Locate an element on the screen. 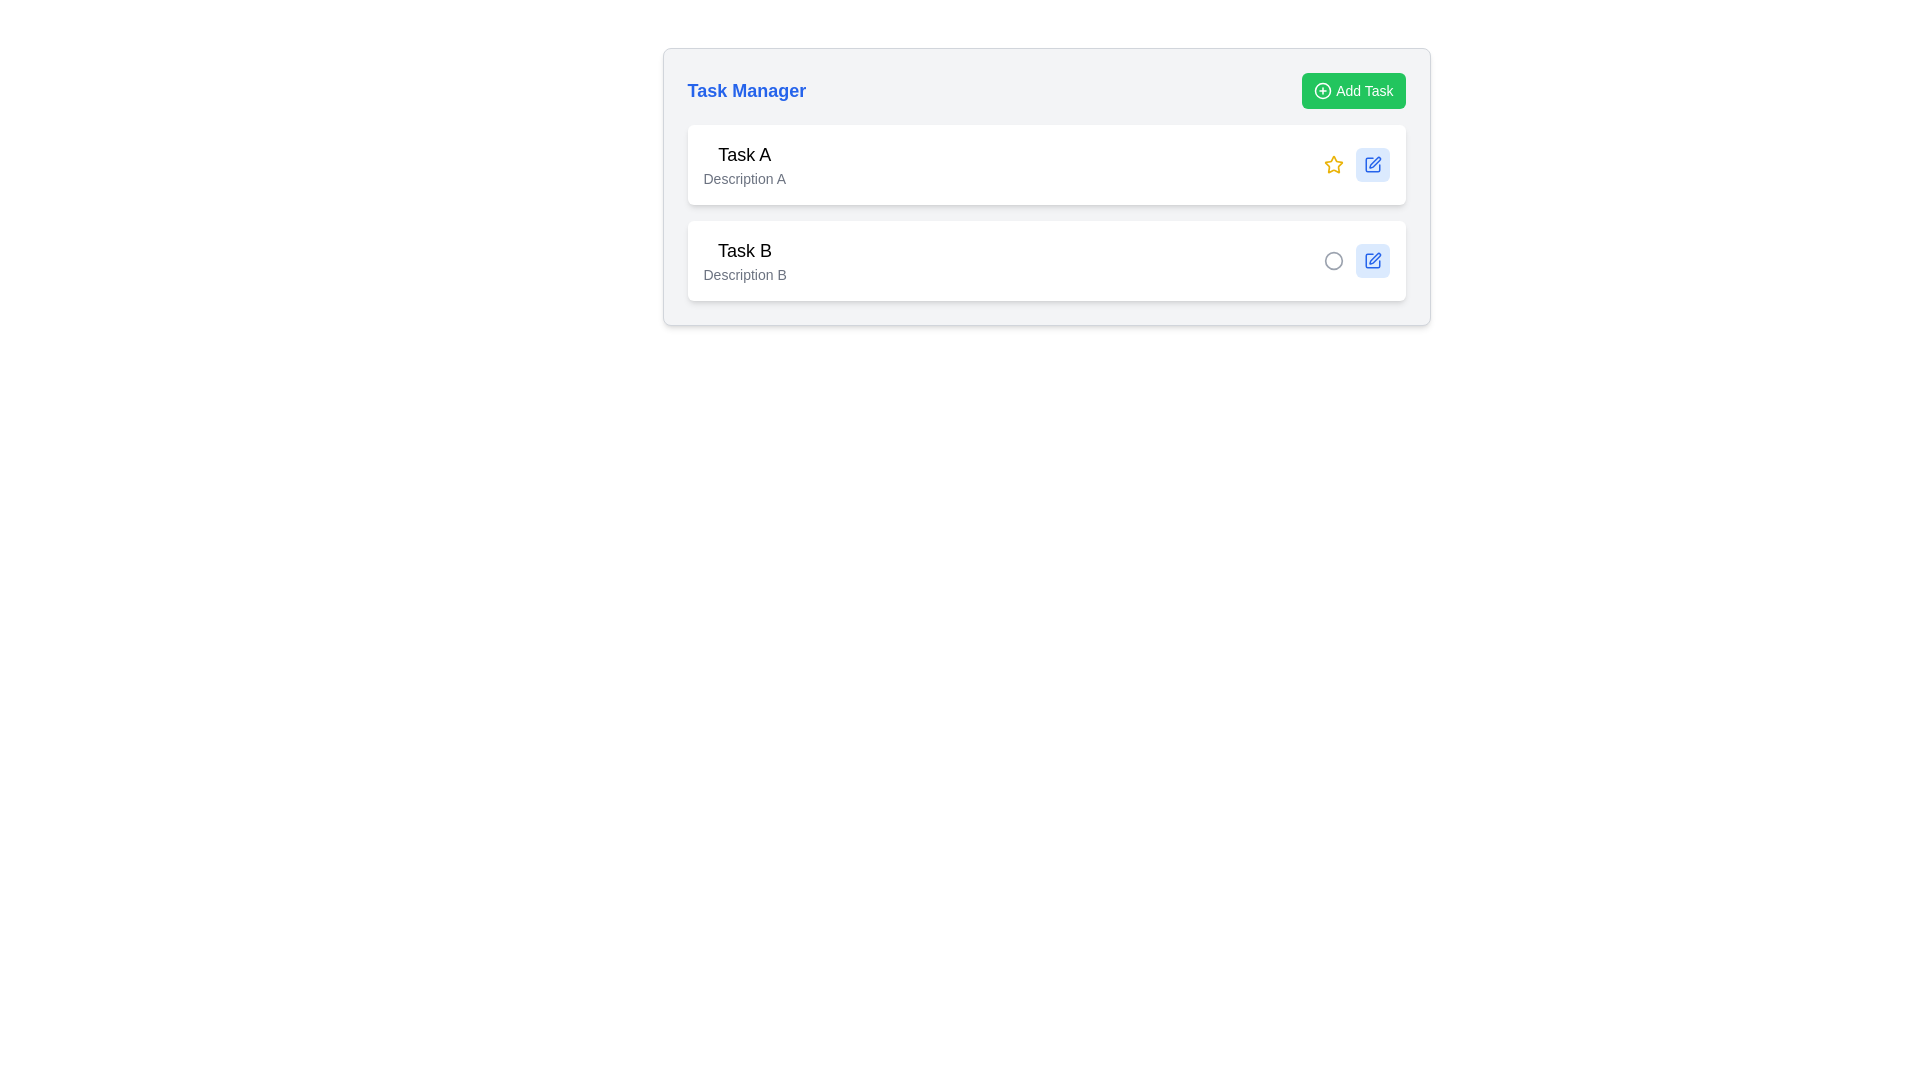  the circular icon outlined with a stroke, located next to the top-right corner of the 'Add Task' button area is located at coordinates (1323, 91).